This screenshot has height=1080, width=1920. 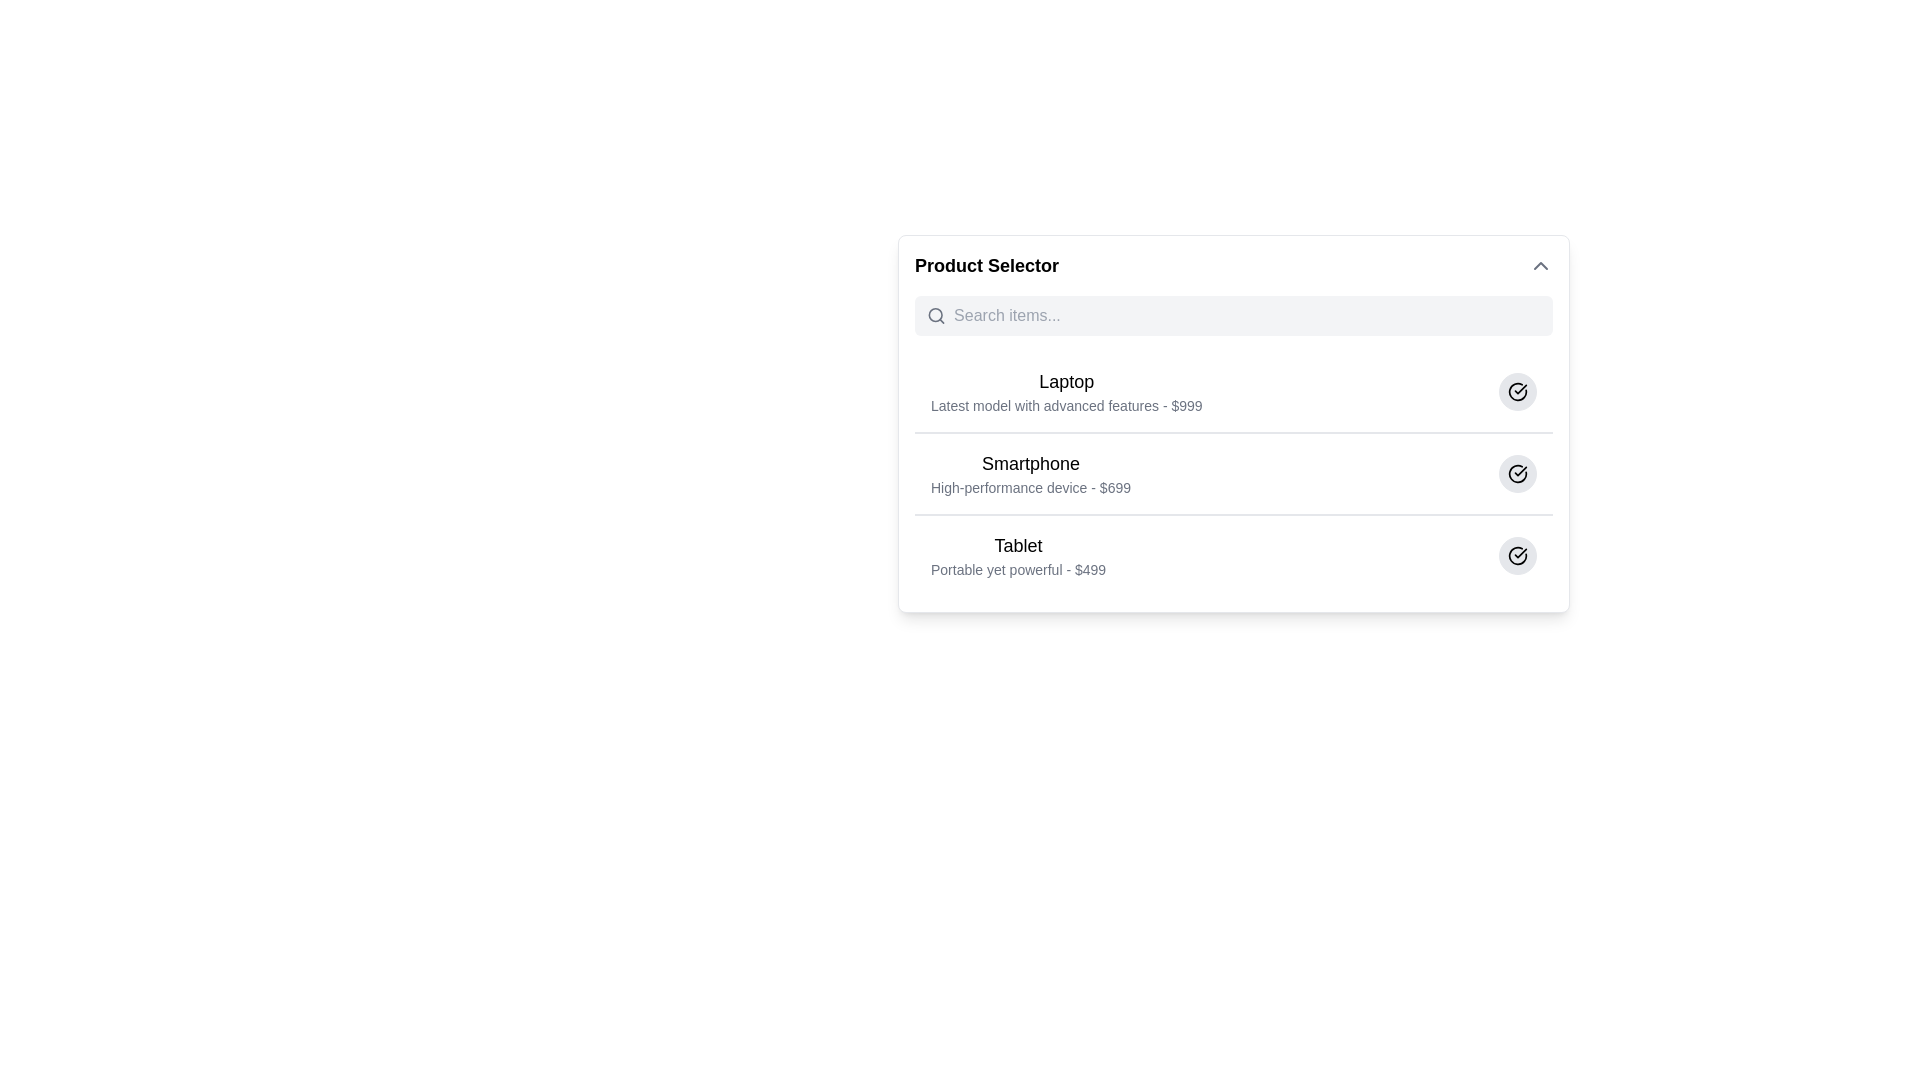 I want to click on the first product entry in the product selector list, which represents the 'Laptop' item, so click(x=1232, y=392).